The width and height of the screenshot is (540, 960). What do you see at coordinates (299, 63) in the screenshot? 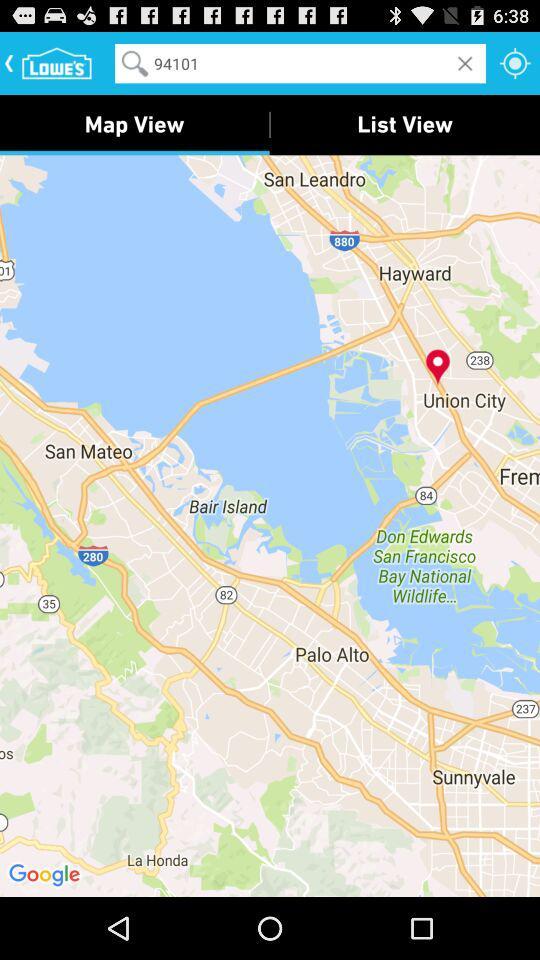
I see `94101 item` at bounding box center [299, 63].